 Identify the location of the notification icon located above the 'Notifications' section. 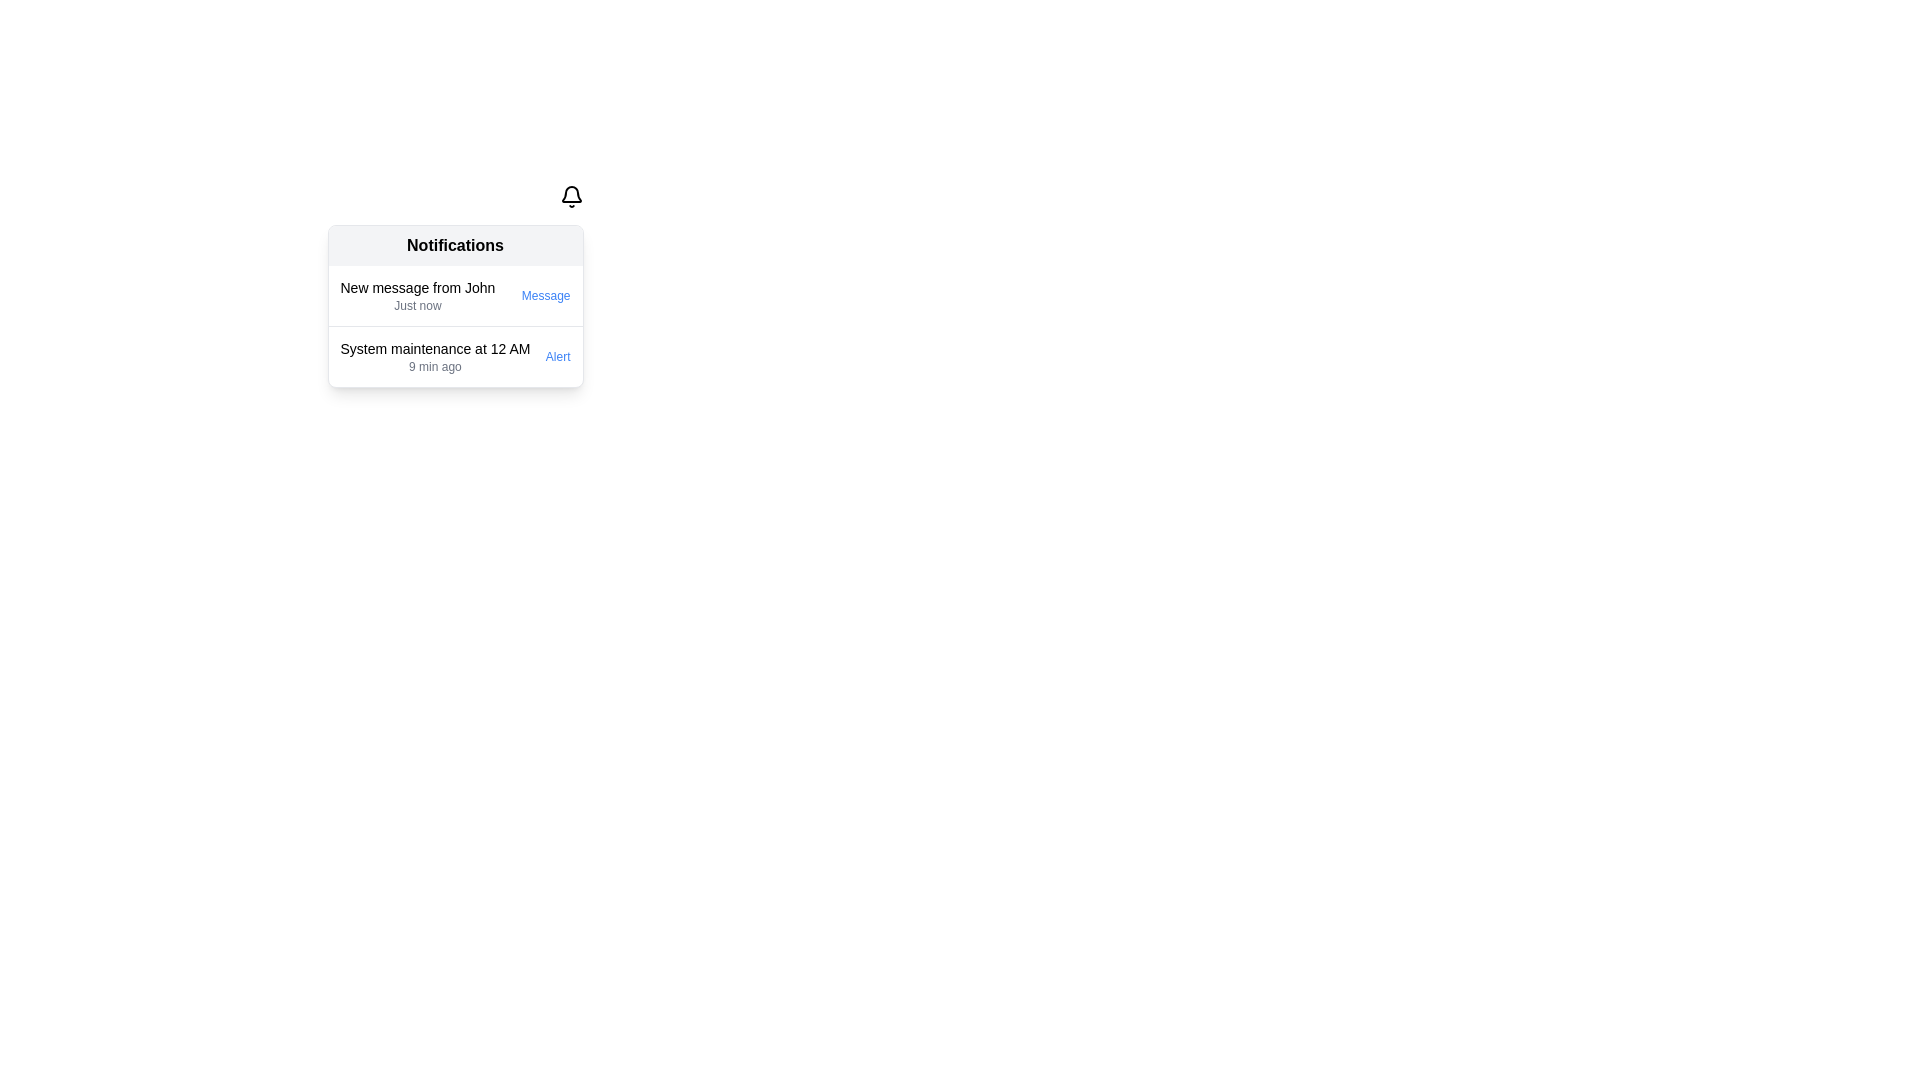
(570, 196).